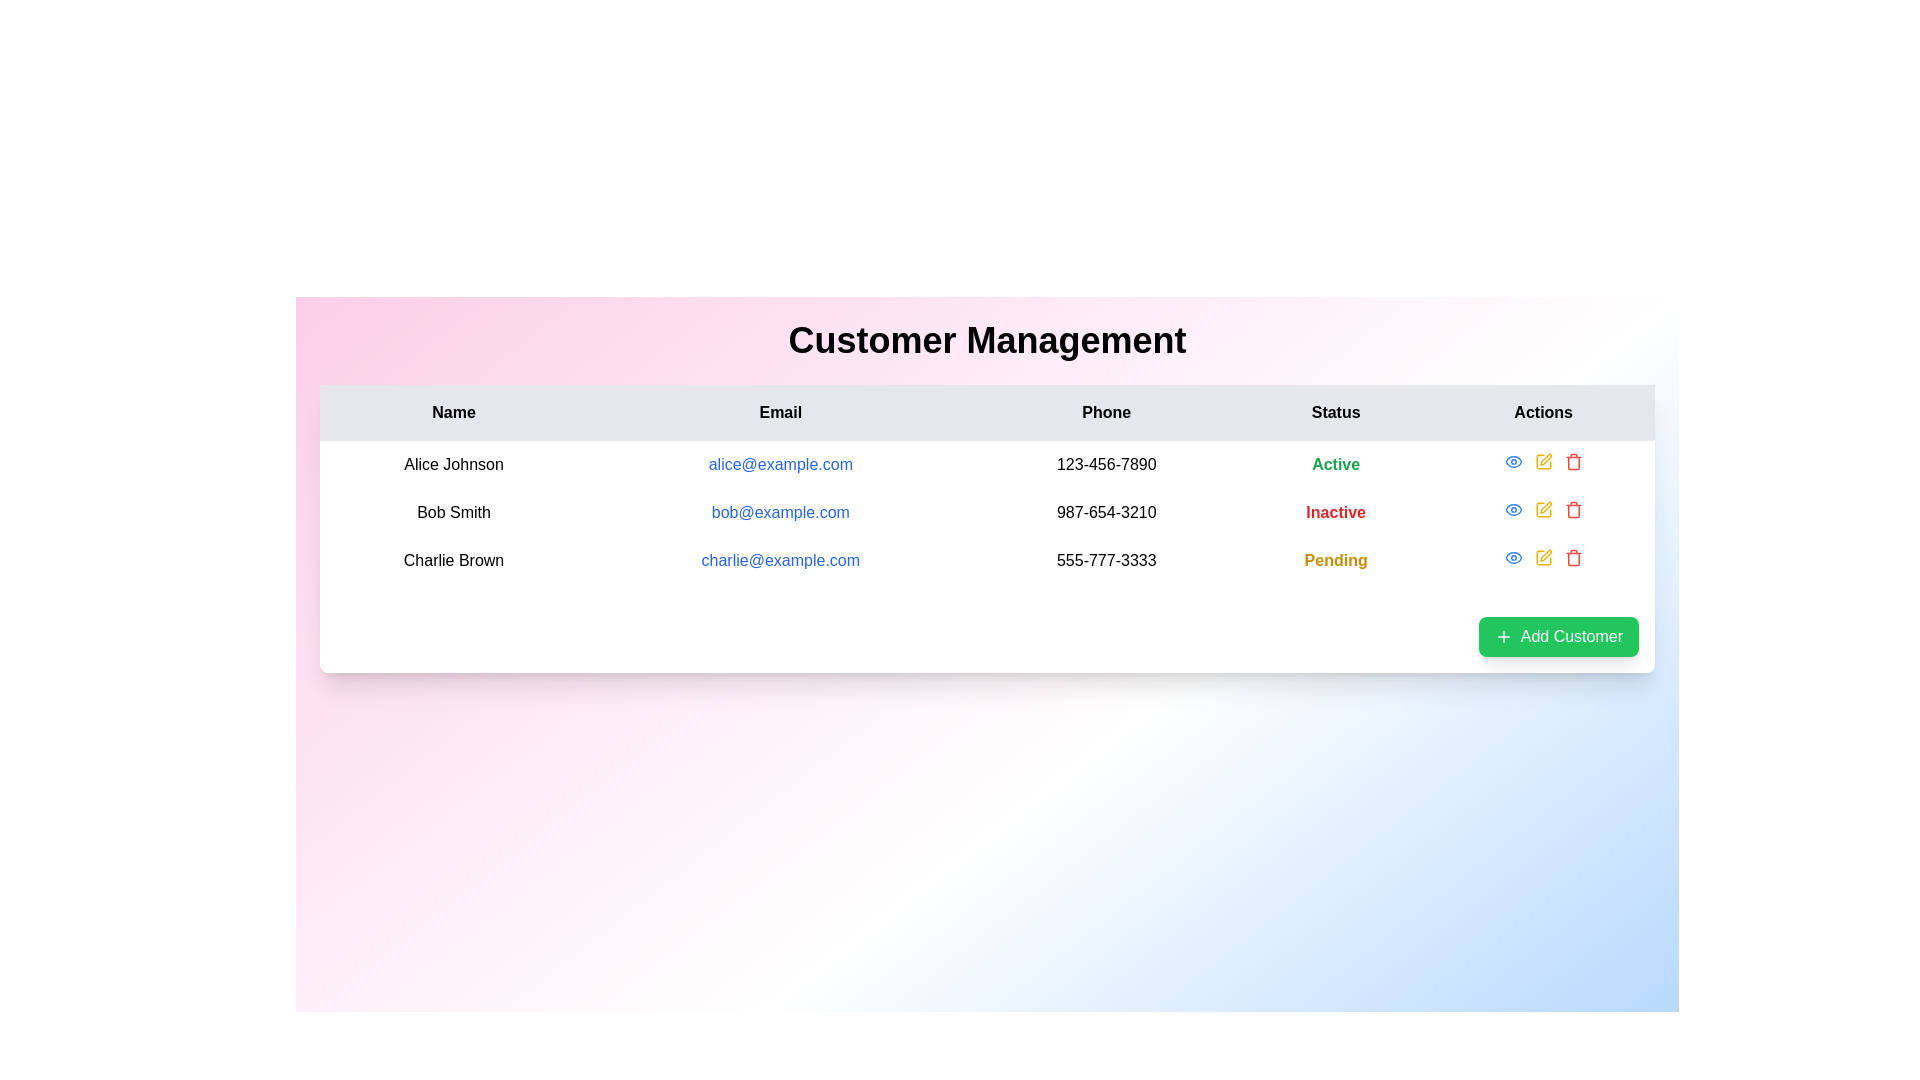  I want to click on the trash bin icon button located in the 'Actions' column of the table row for 'Bob Smith', so click(1572, 463).